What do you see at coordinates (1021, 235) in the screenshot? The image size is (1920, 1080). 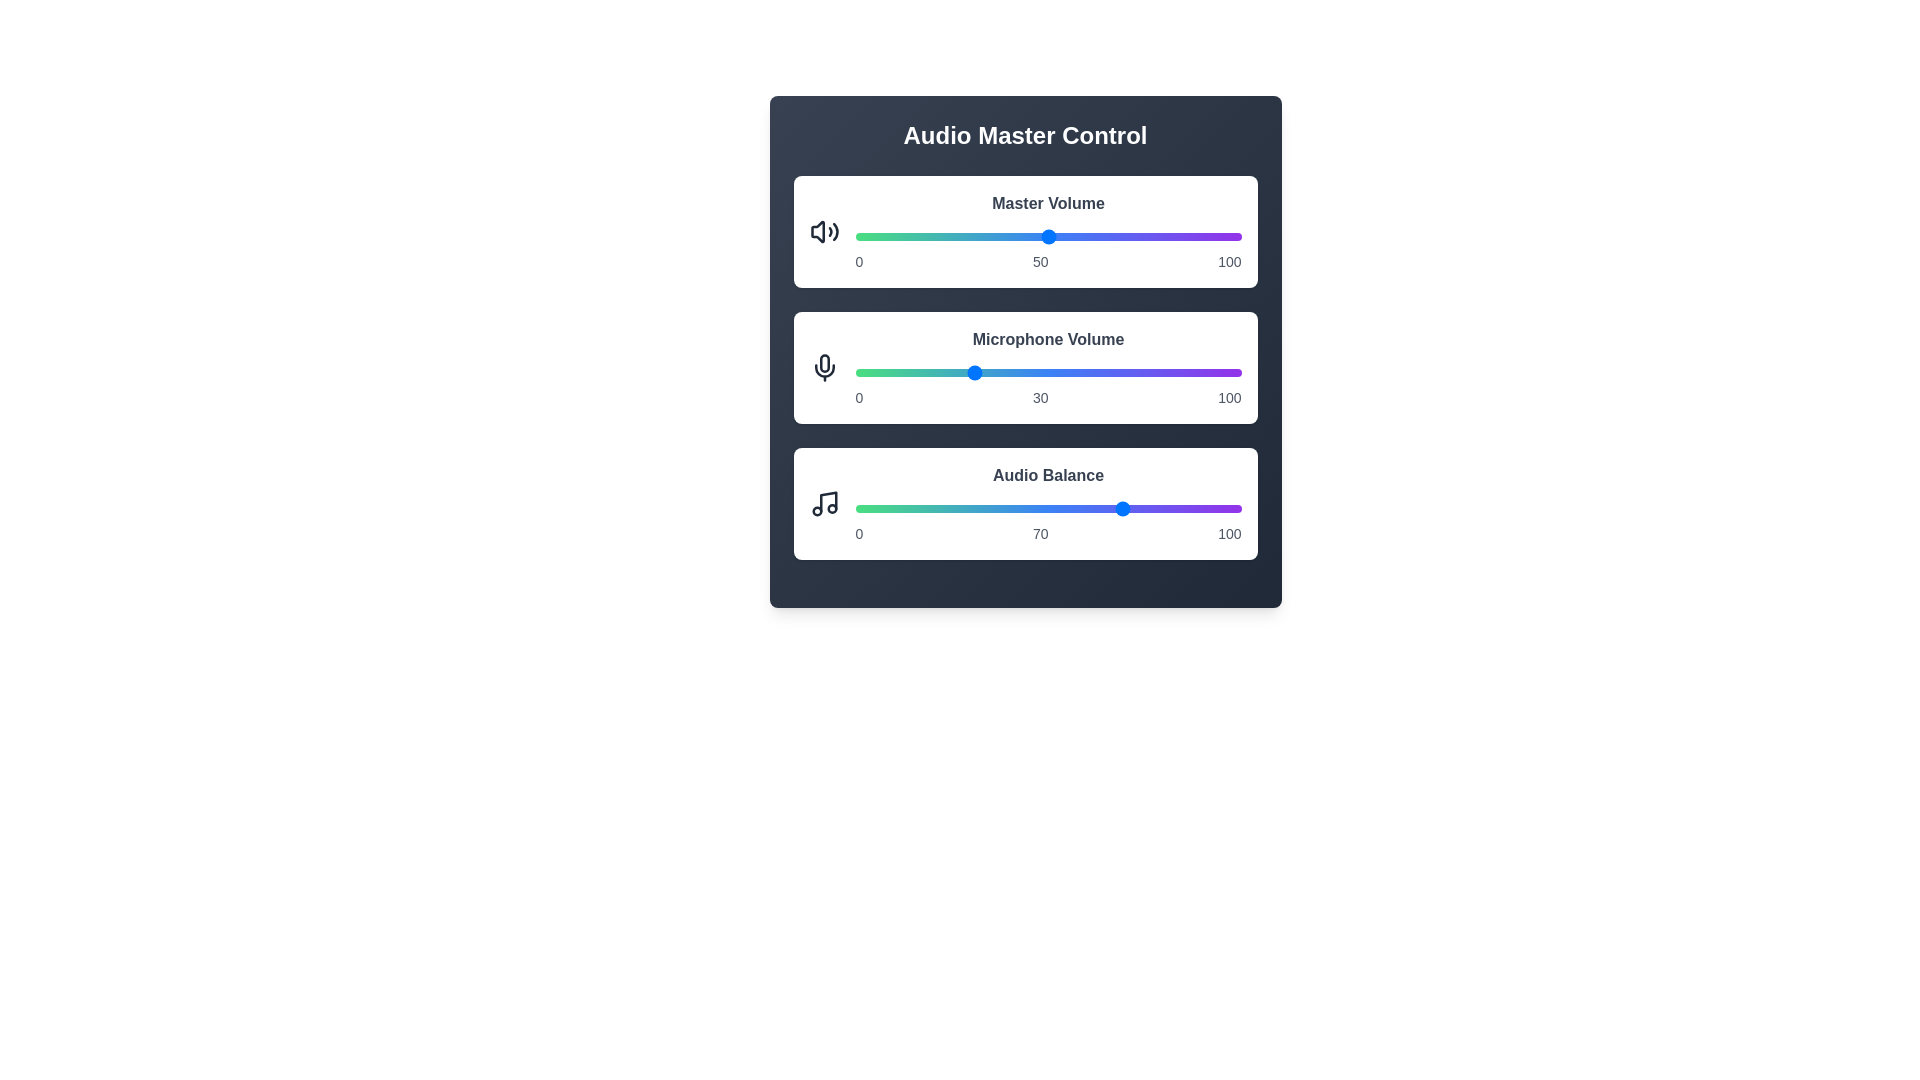 I see `the Master Volume slider to 43%` at bounding box center [1021, 235].